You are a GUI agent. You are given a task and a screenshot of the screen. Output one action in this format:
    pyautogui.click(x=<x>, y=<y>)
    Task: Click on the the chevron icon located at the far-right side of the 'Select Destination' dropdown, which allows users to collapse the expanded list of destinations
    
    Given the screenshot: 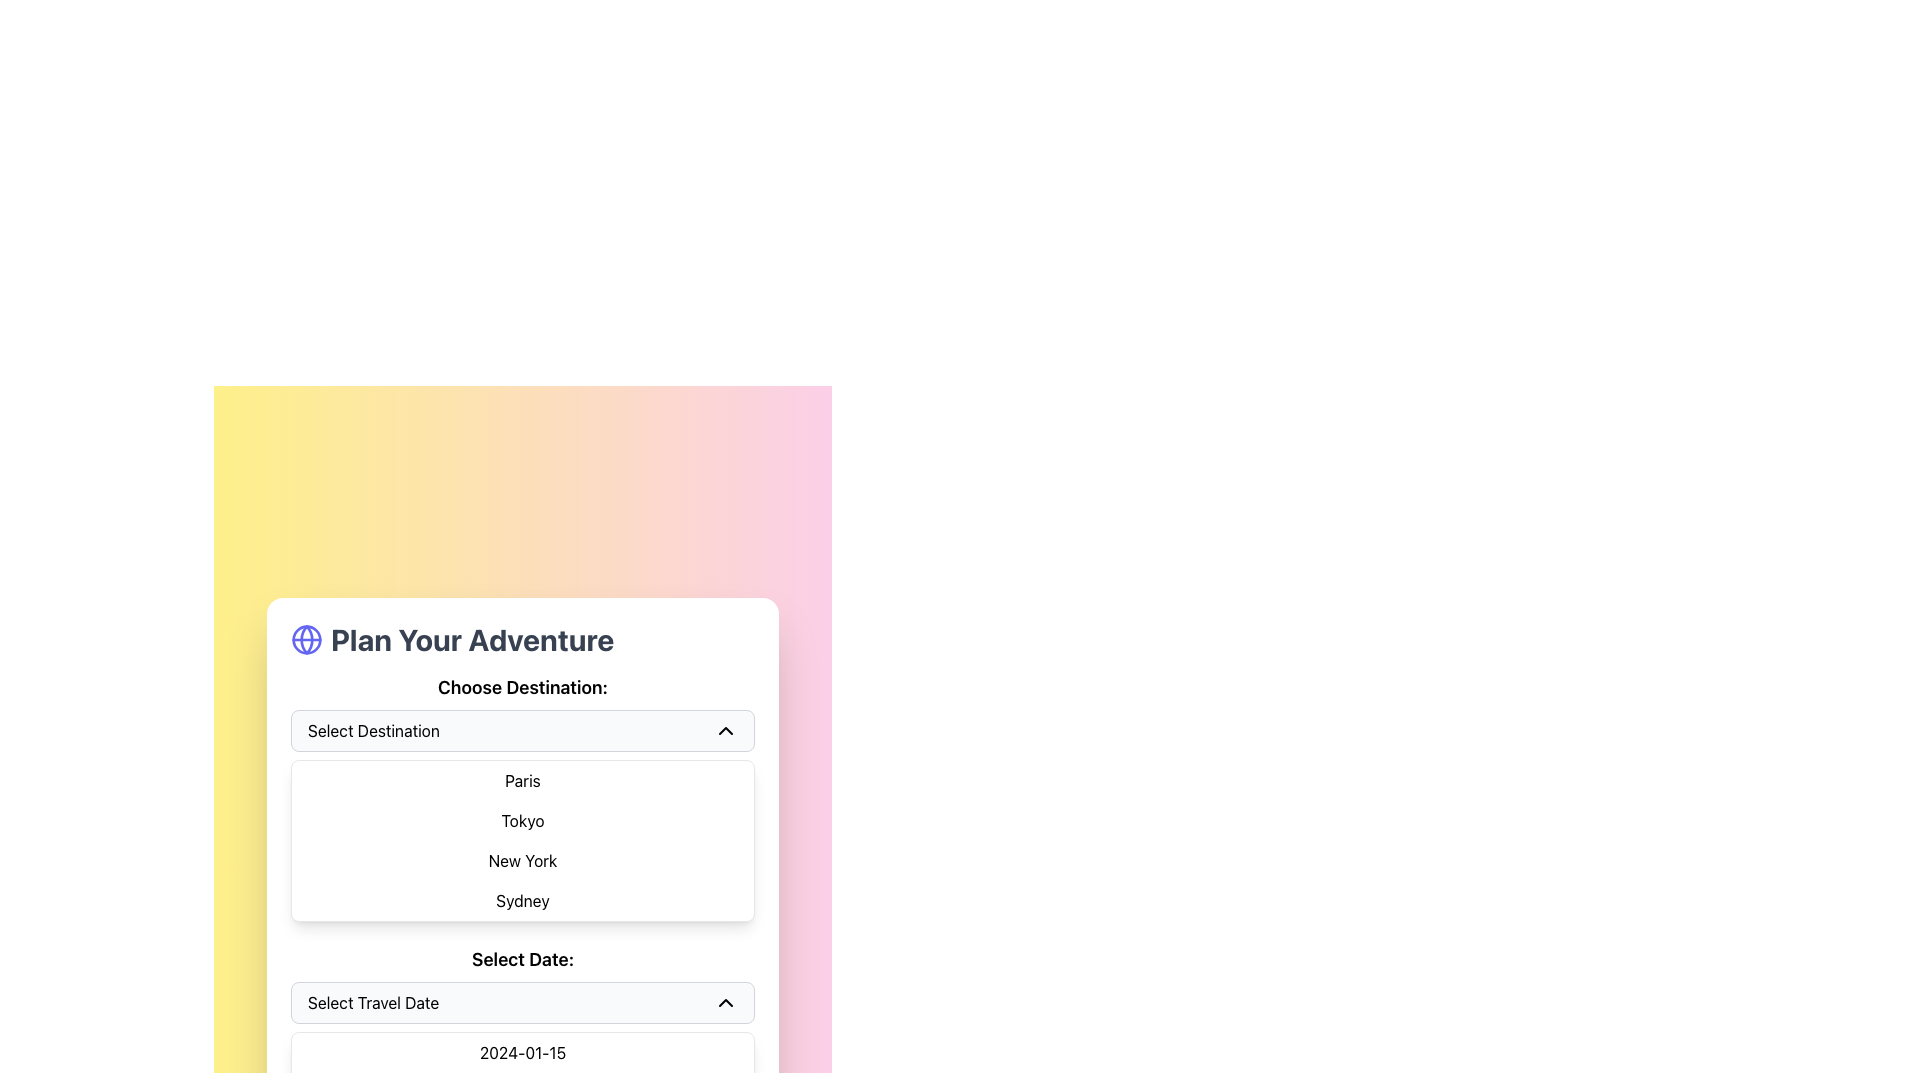 What is the action you would take?
    pyautogui.click(x=724, y=731)
    